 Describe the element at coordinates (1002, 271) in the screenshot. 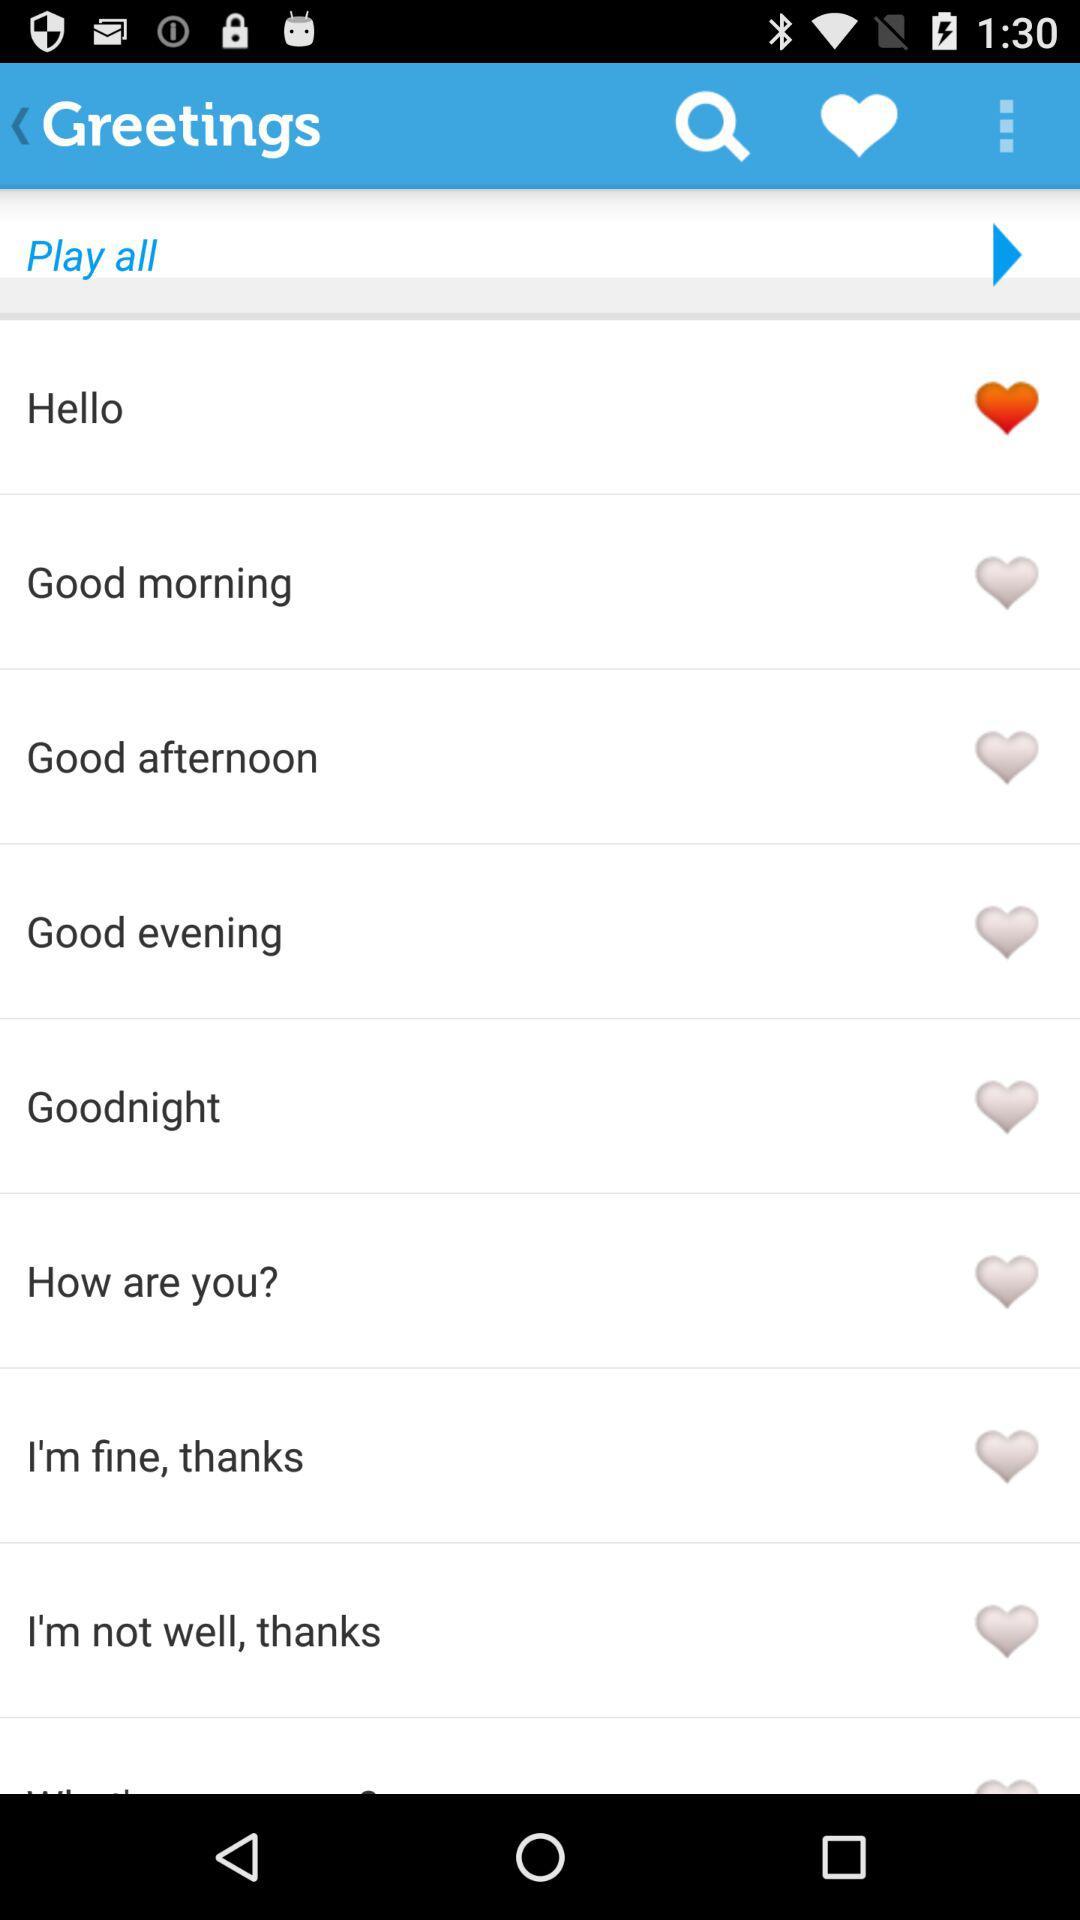

I see `the play icon` at that location.